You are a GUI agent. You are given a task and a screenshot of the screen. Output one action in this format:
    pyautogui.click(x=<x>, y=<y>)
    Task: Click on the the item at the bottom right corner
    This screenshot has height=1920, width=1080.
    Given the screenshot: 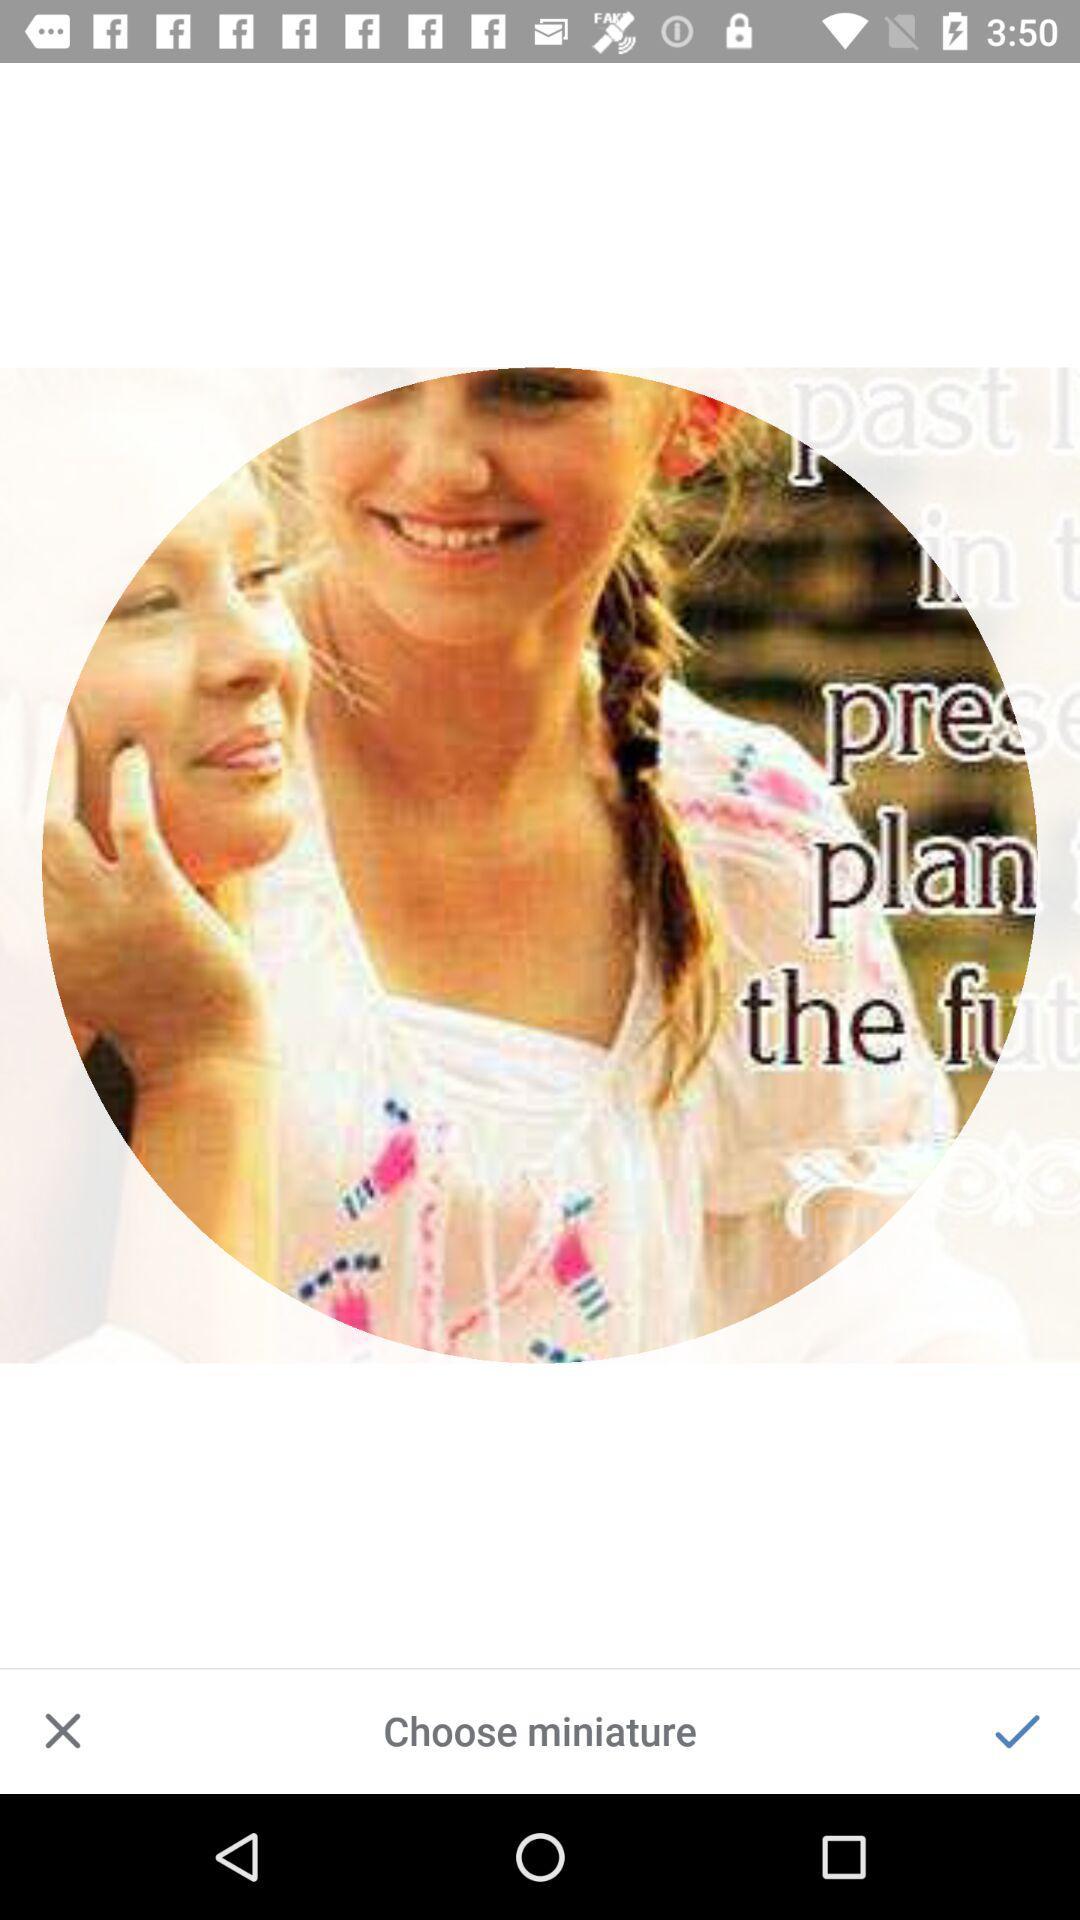 What is the action you would take?
    pyautogui.click(x=1017, y=1730)
    